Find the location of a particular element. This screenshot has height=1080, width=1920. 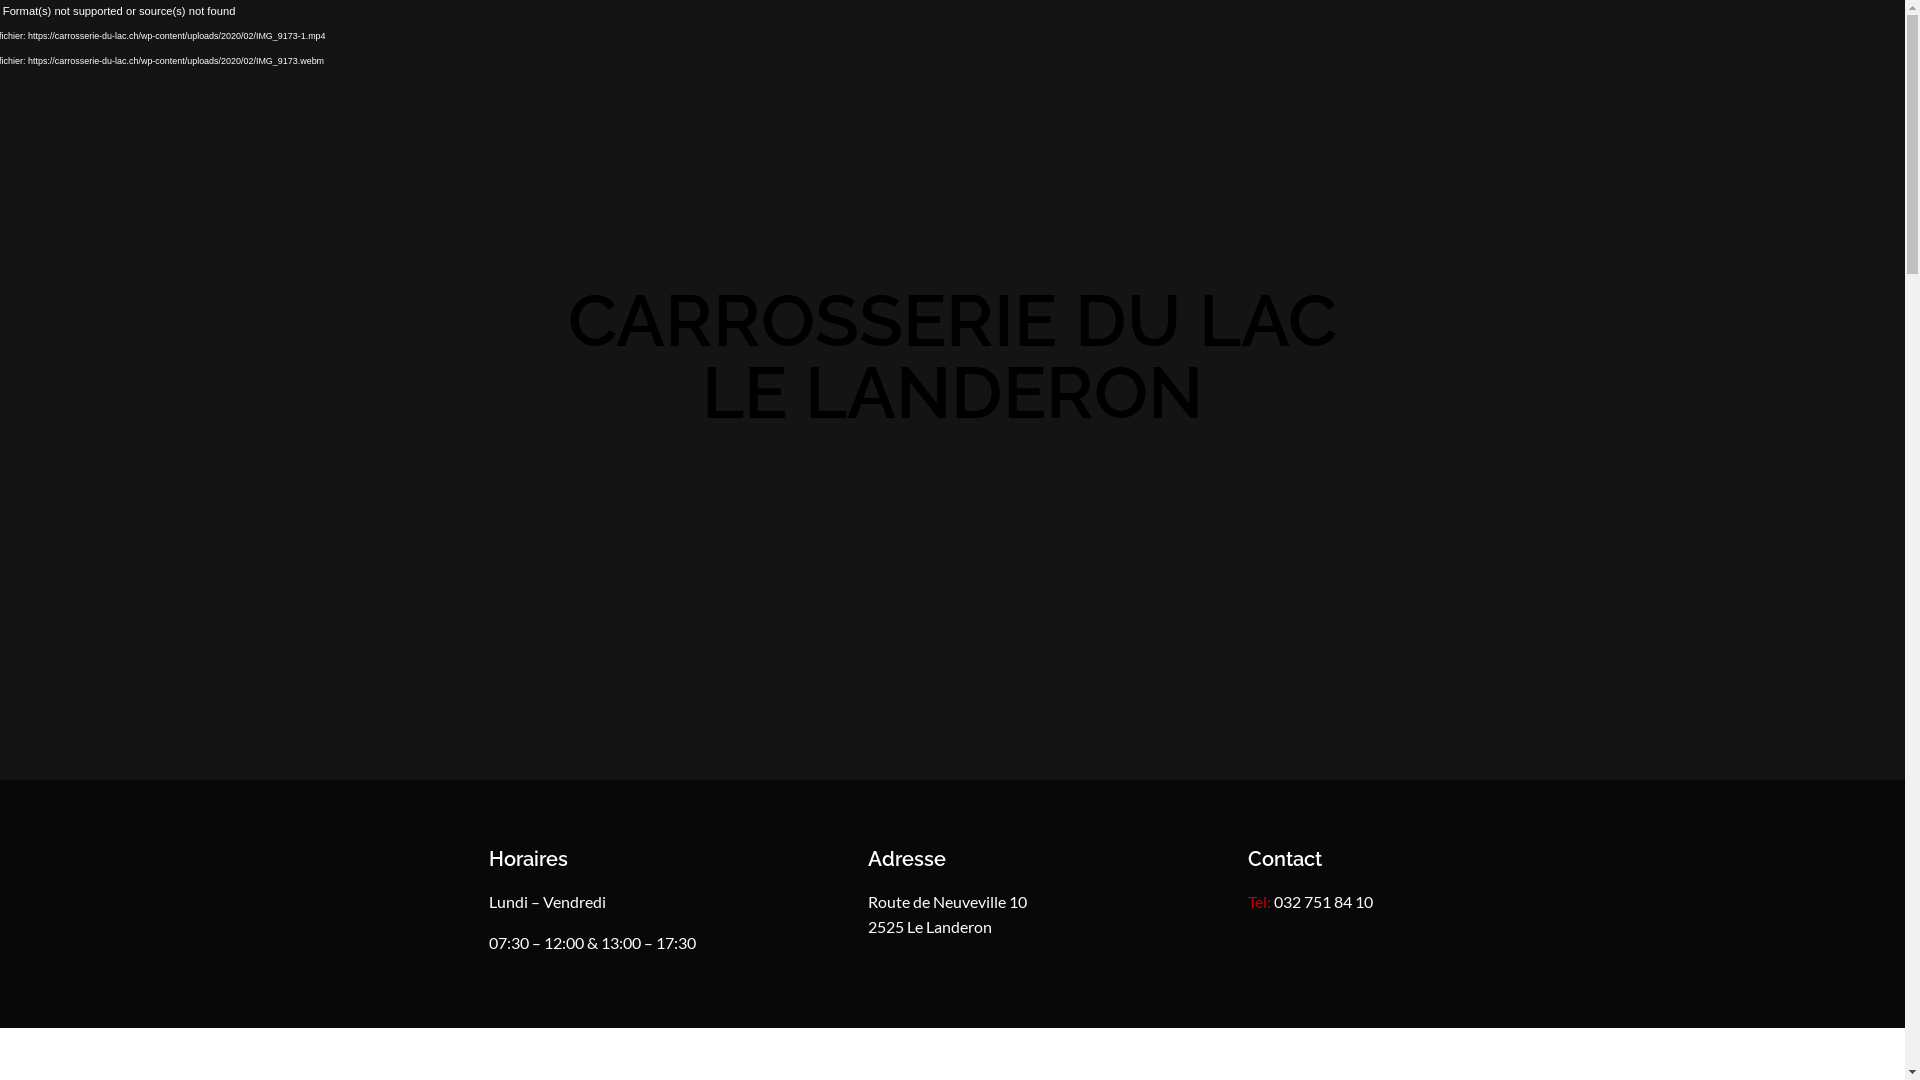

'032 751 84 10' is located at coordinates (1323, 901).